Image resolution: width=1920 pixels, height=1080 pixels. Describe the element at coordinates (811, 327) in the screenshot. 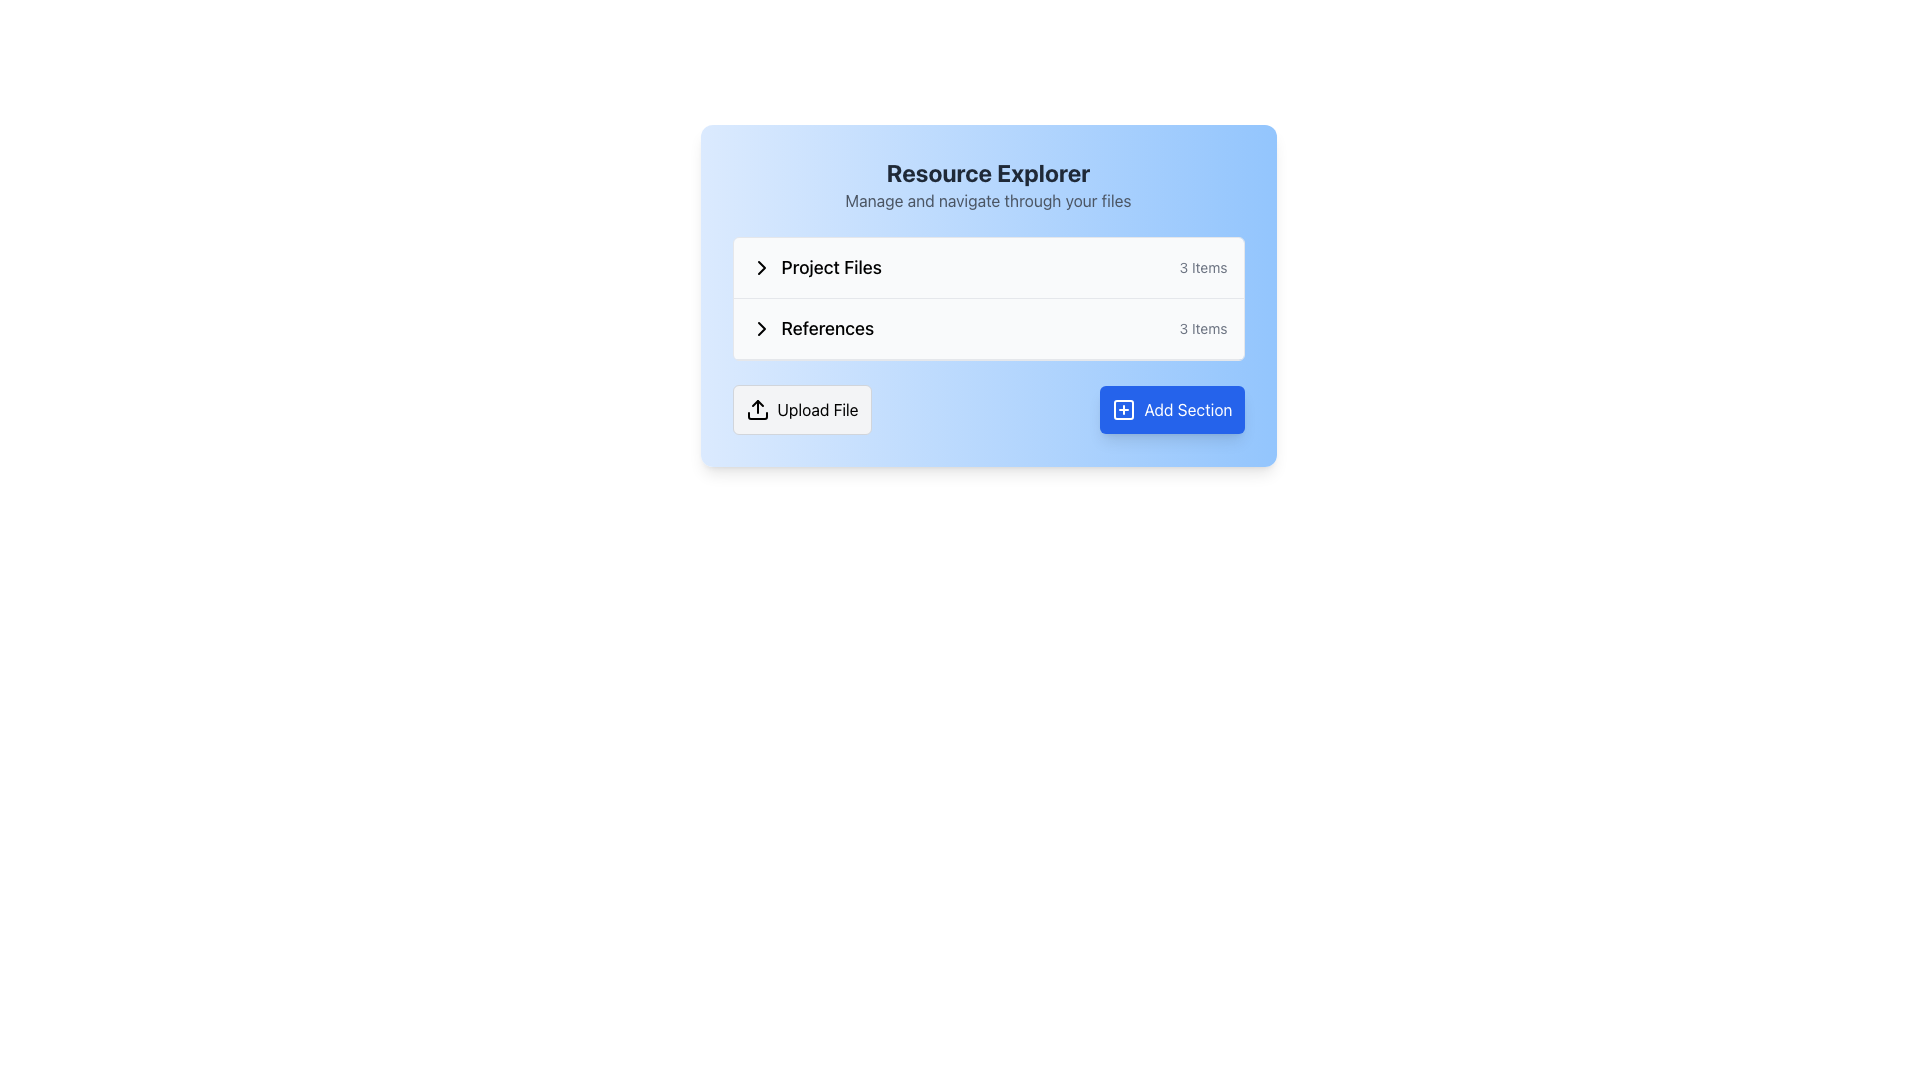

I see `the 'References' menu item represented by a Text Label with Icon located under 'Resource Explorer'` at that location.